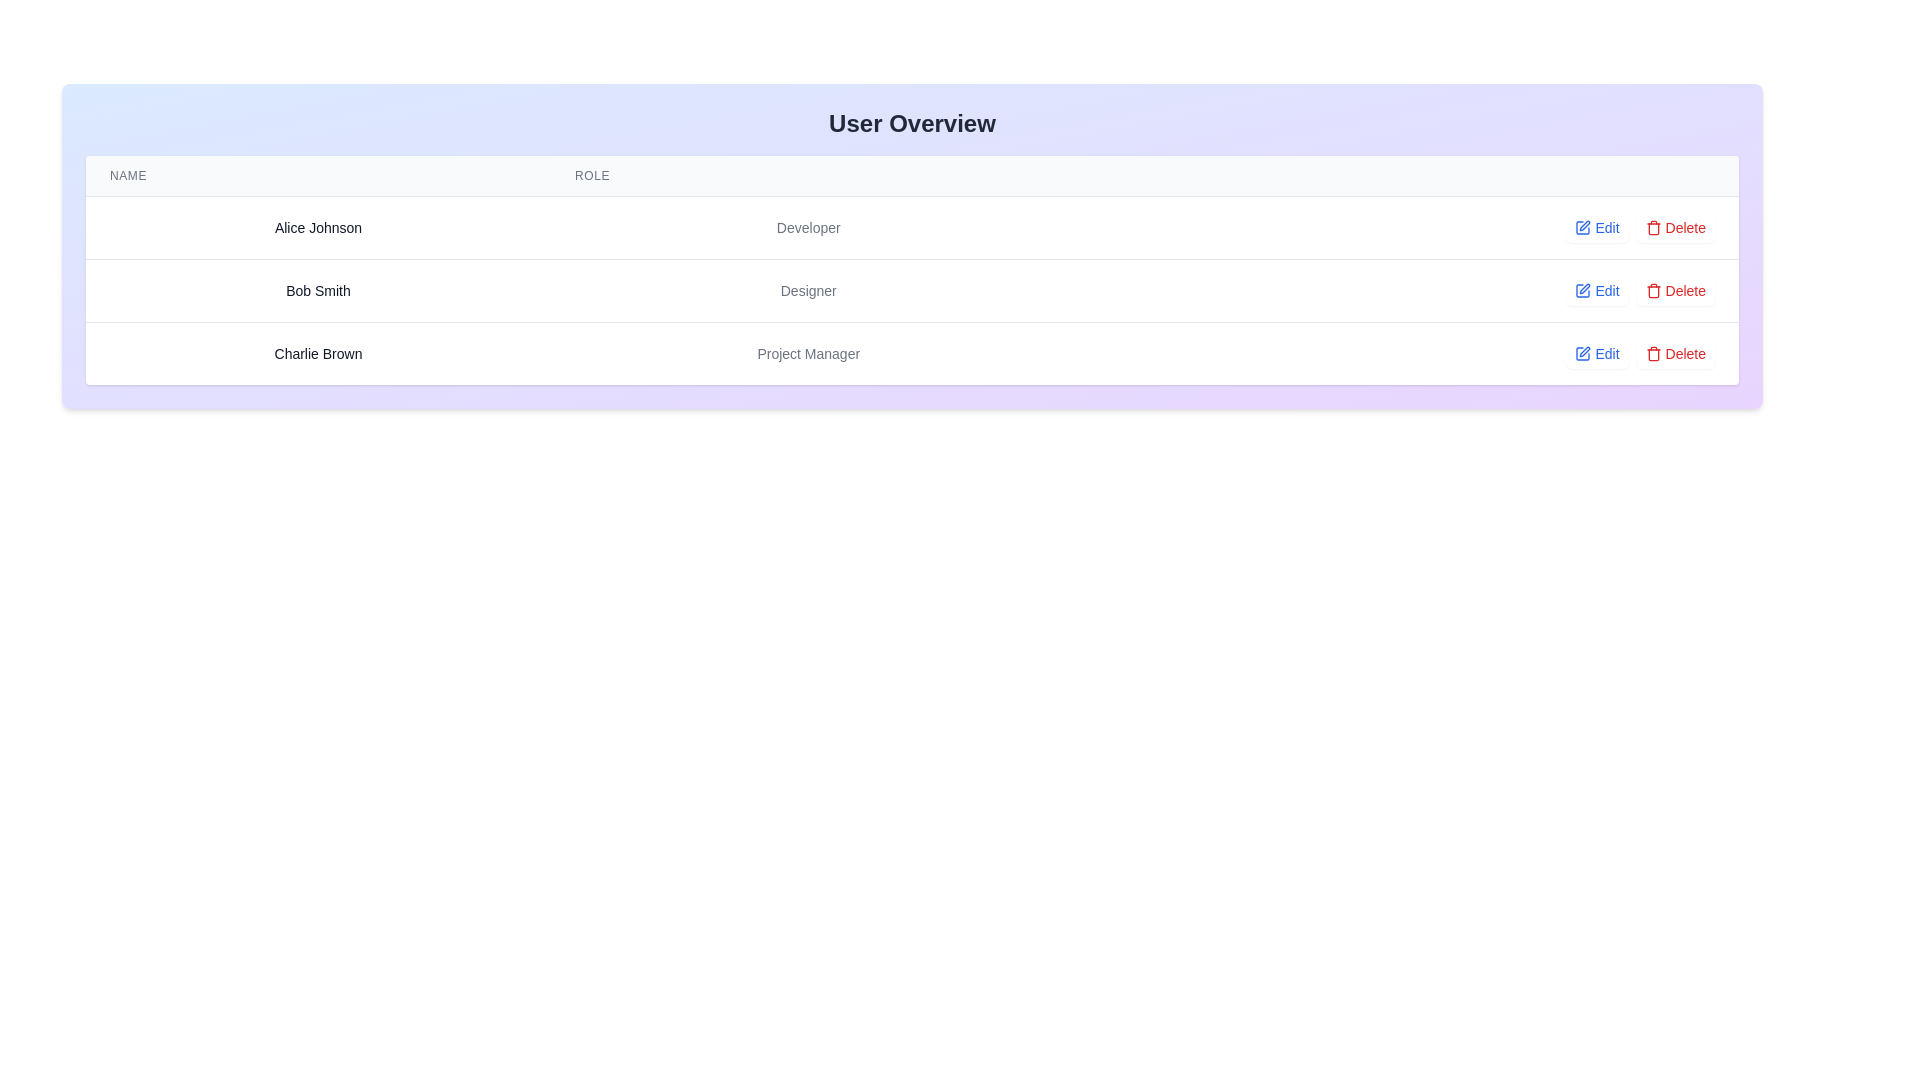 Image resolution: width=1920 pixels, height=1080 pixels. I want to click on the Text Label displaying the name of an individual, located in the first column of the third row under the 'NAME' header, so click(317, 352).